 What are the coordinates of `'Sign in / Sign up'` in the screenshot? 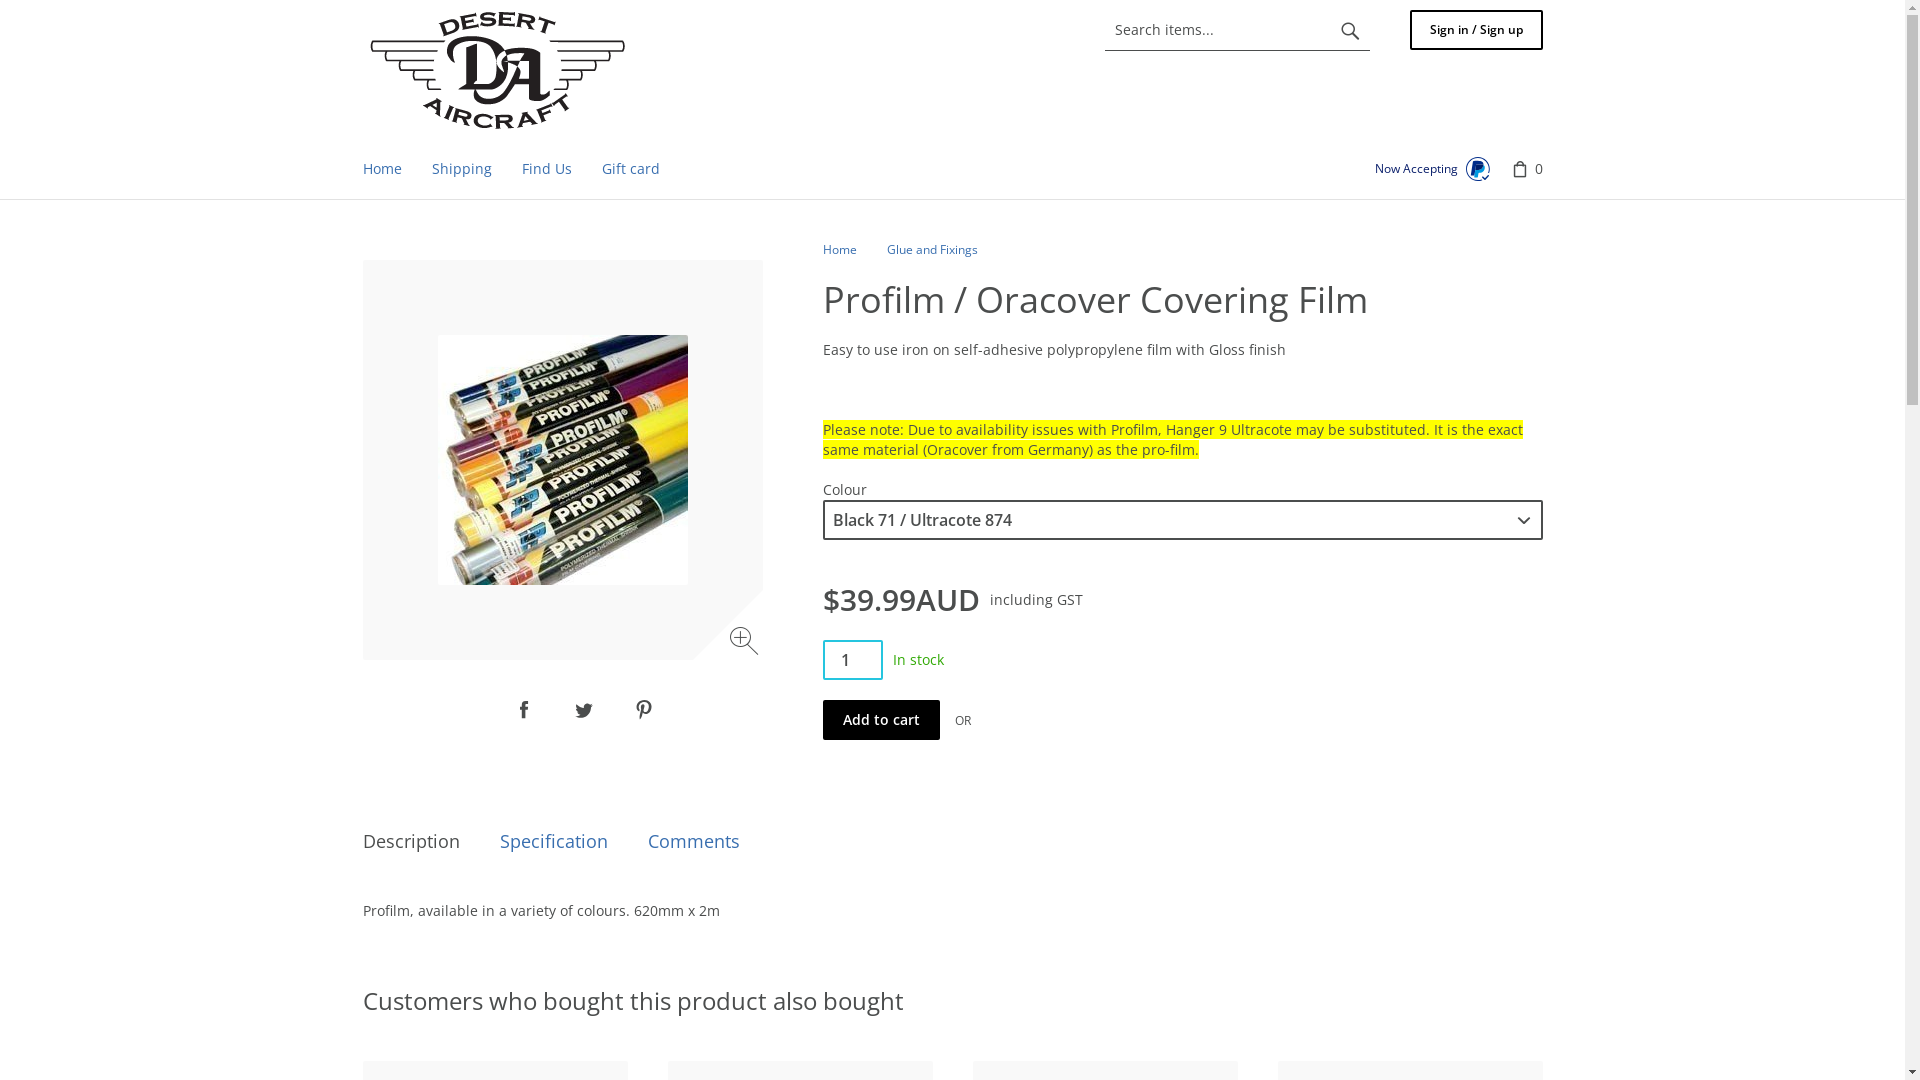 It's located at (1476, 30).